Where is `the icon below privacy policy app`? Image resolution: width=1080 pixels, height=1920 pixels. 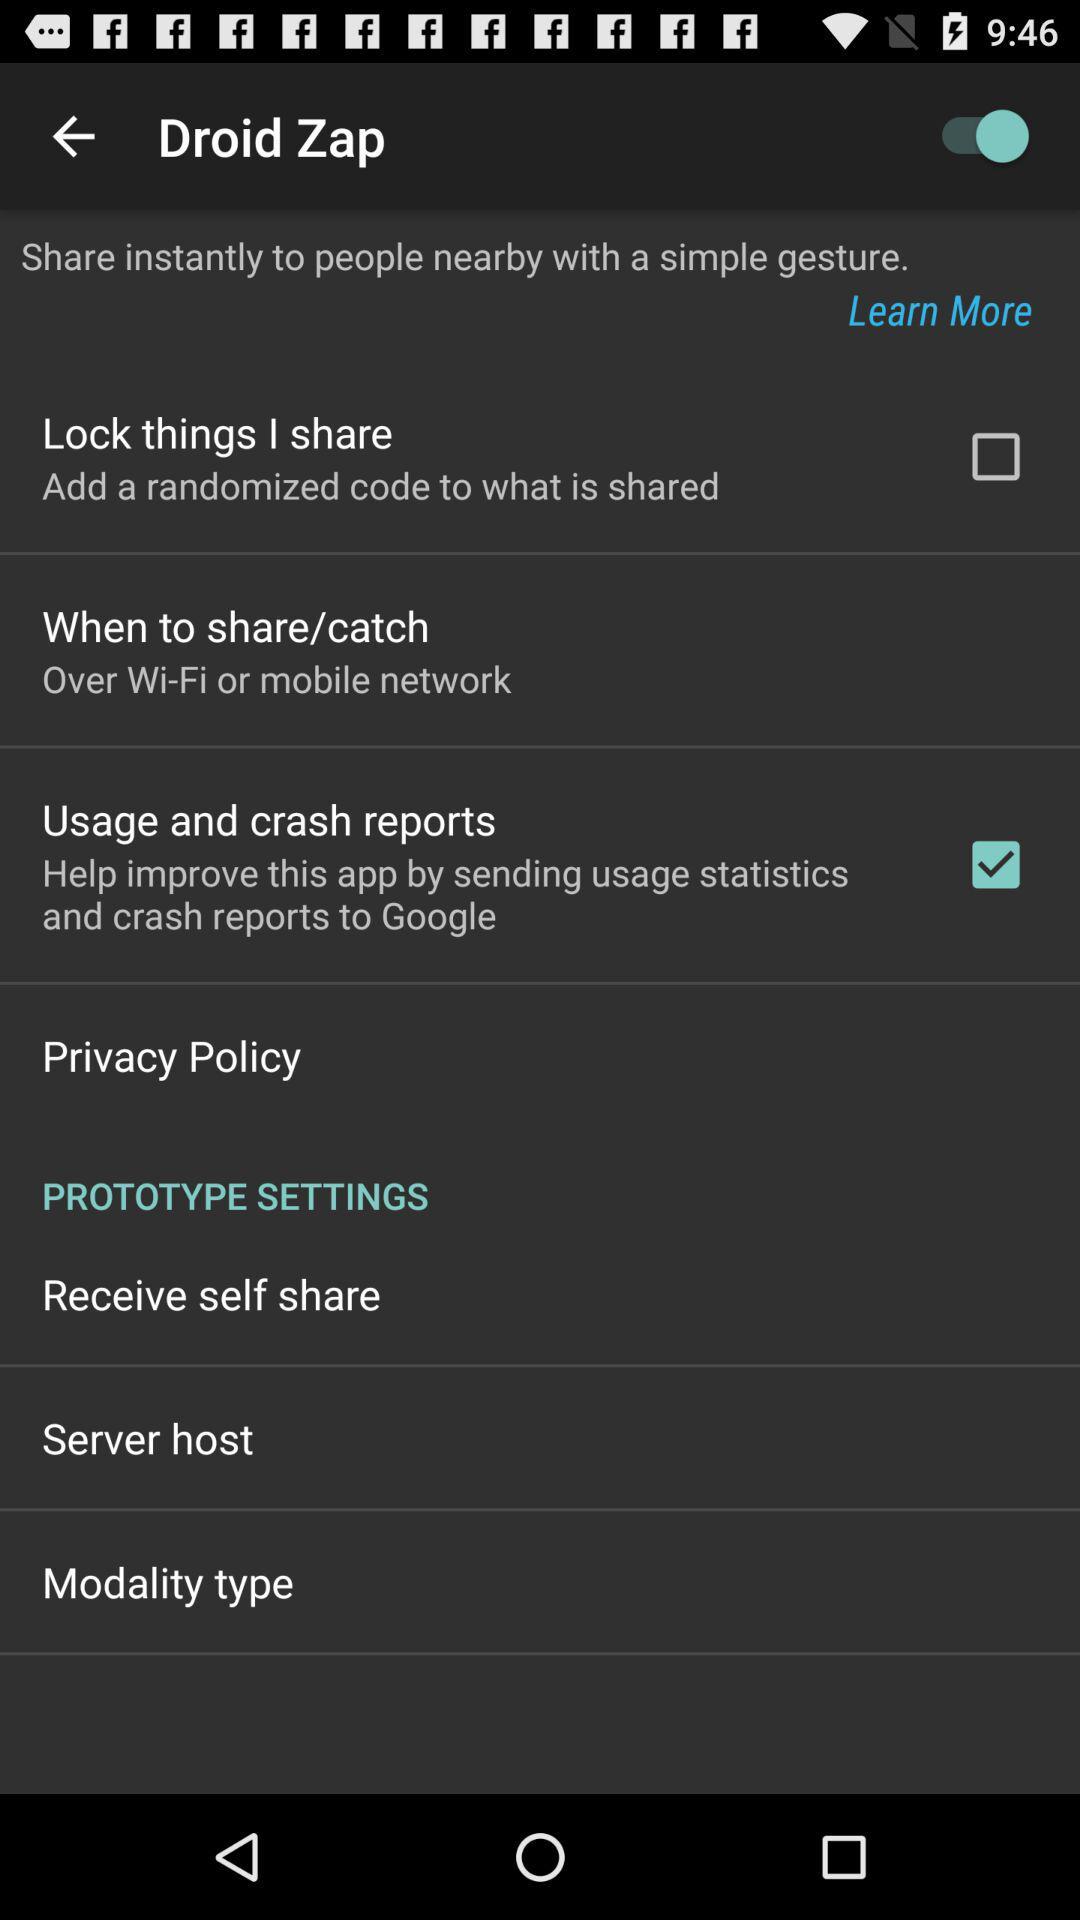
the icon below privacy policy app is located at coordinates (540, 1174).